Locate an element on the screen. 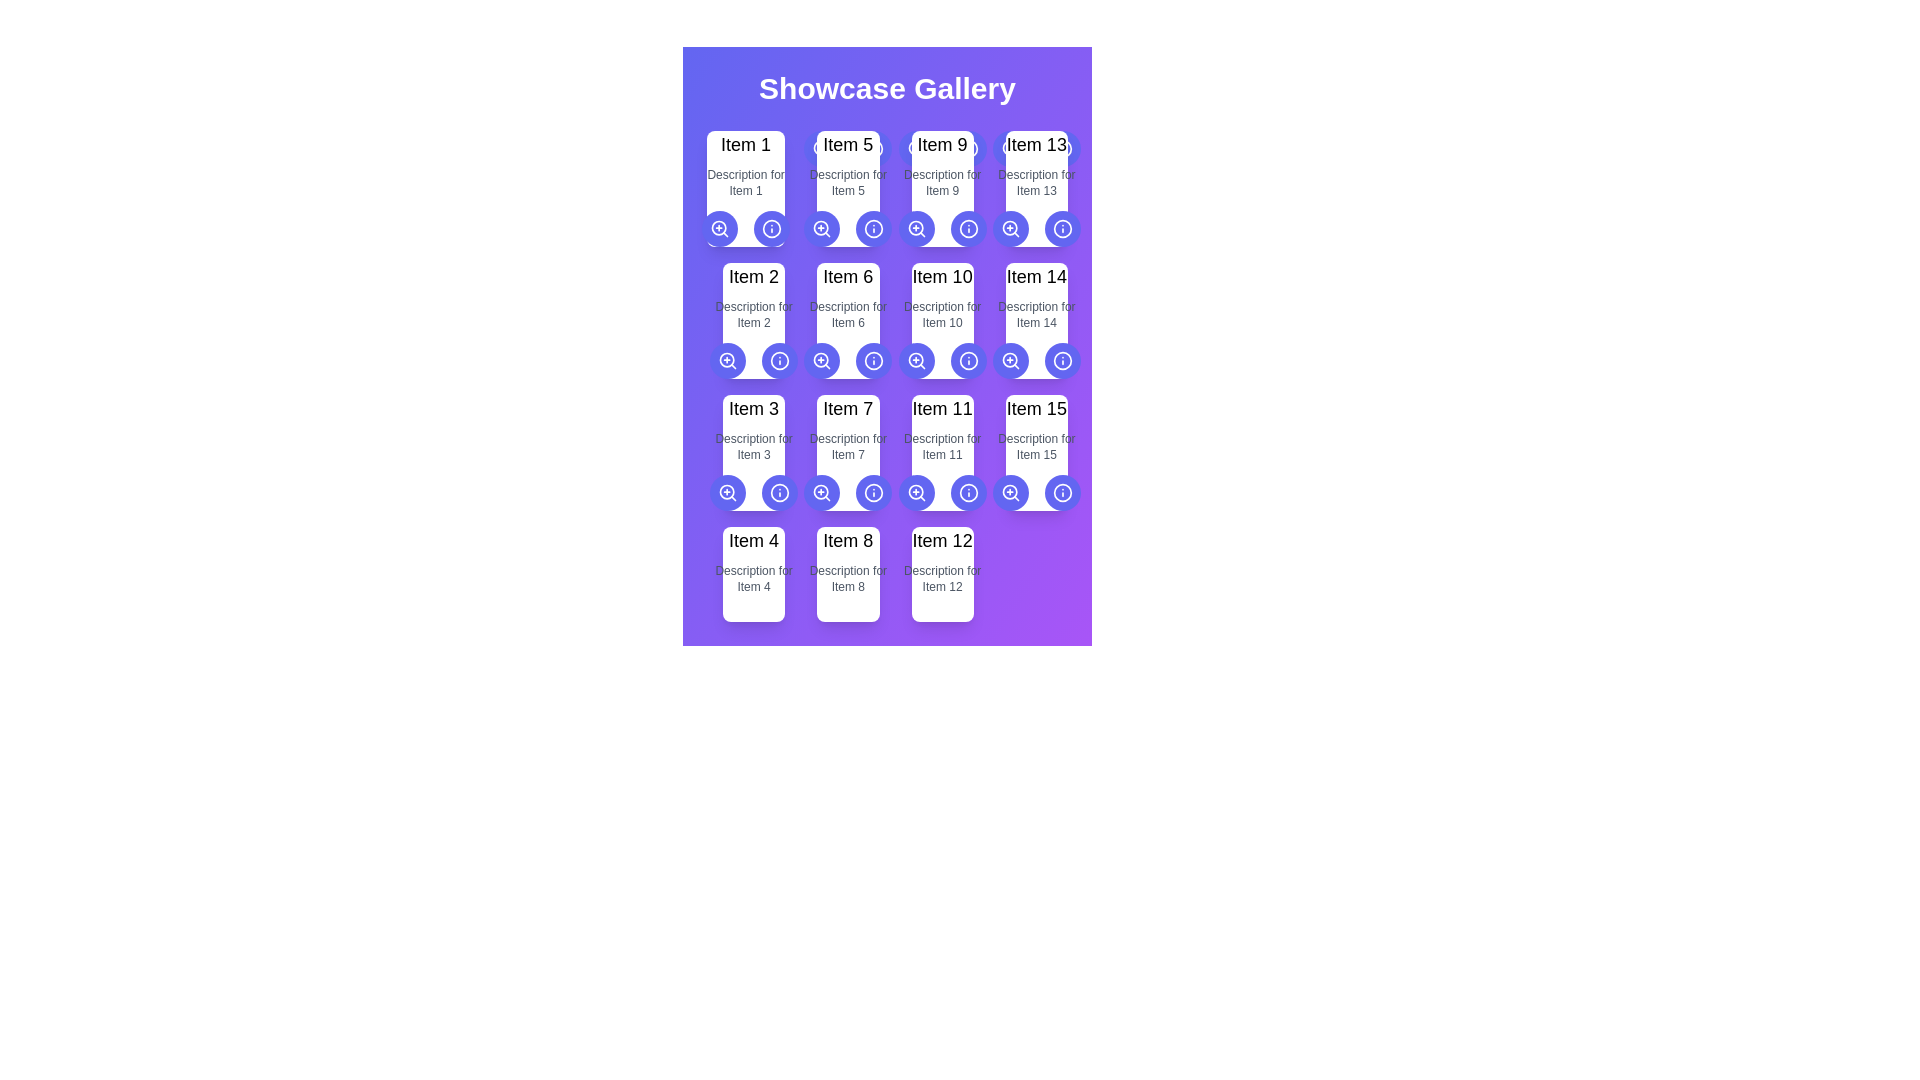 This screenshot has width=1920, height=1080. the text element displaying 'Description for Item 3', which is located below the title 'Item 3' in the grid layout is located at coordinates (753, 446).